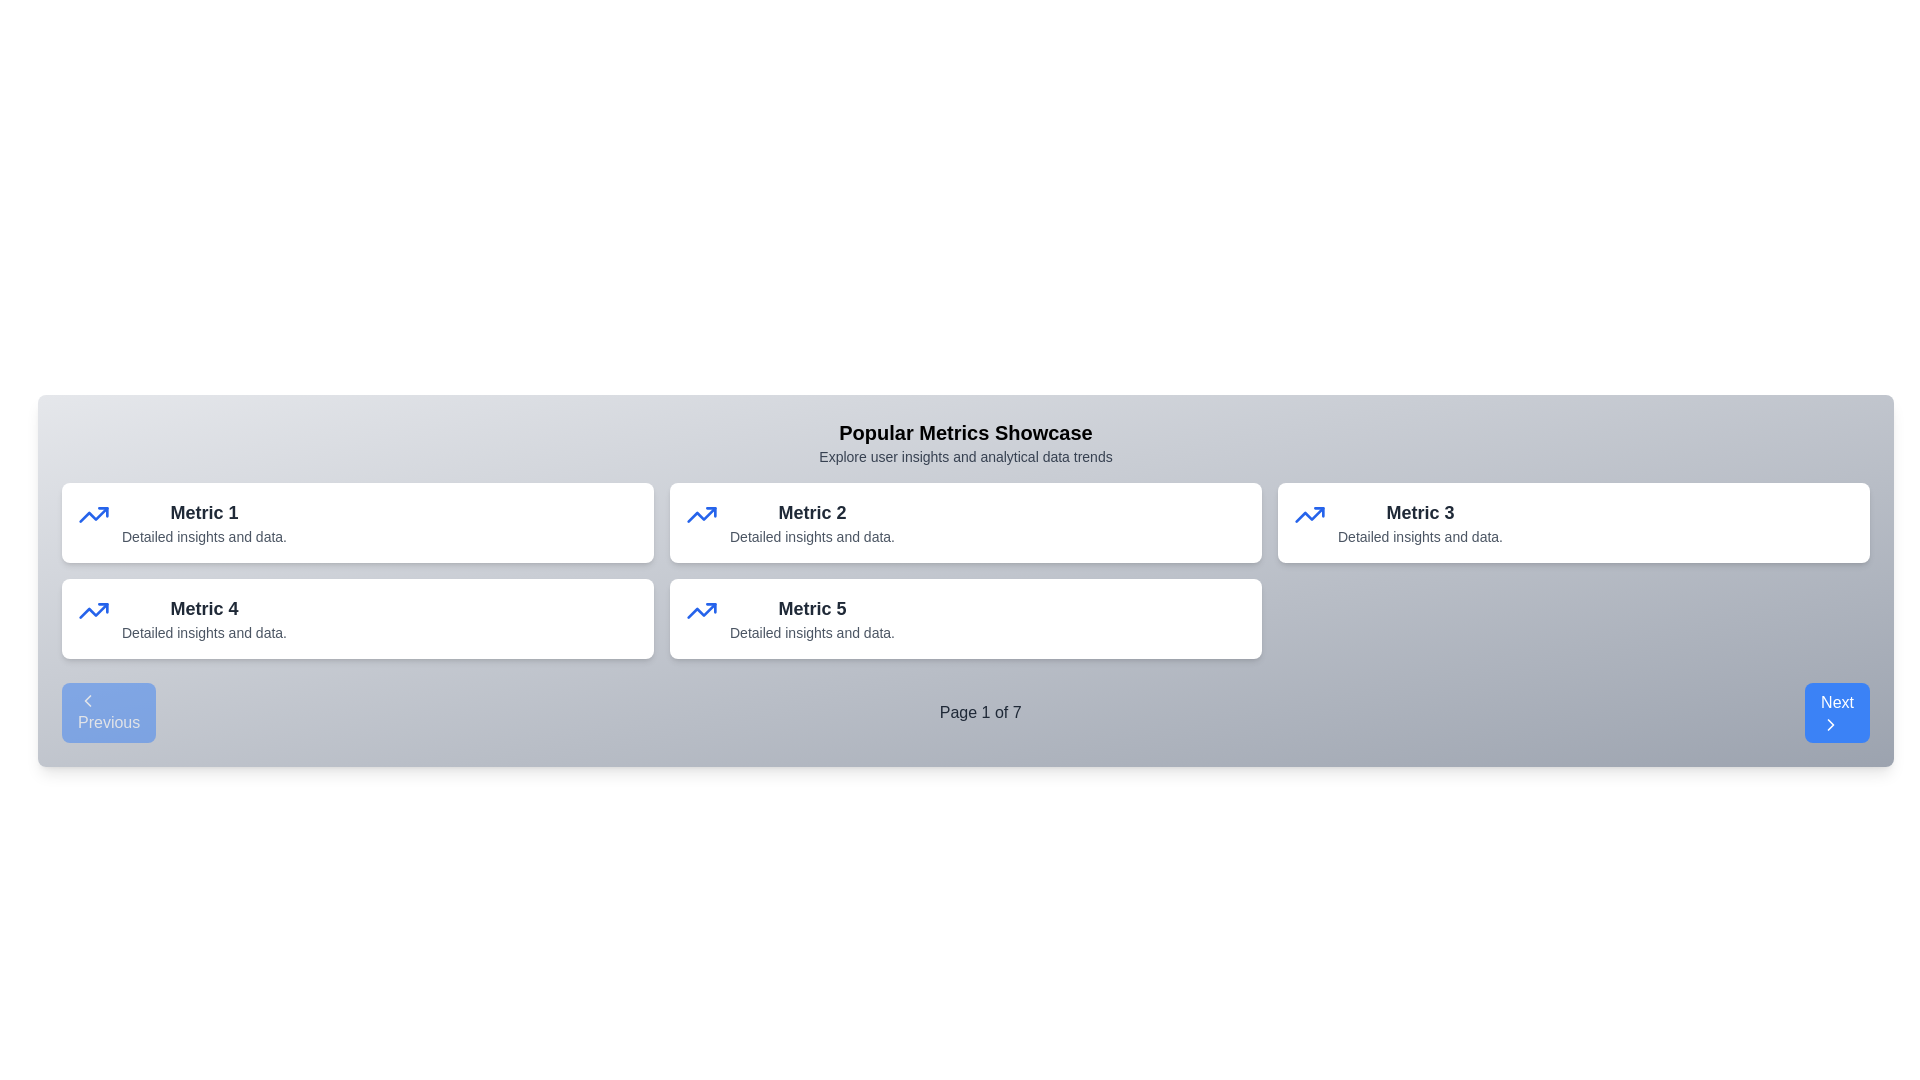 This screenshot has width=1920, height=1080. I want to click on the pagination information text label located at the bottom of the page, centered between the 'Previous' and 'Next' buttons, so click(980, 712).